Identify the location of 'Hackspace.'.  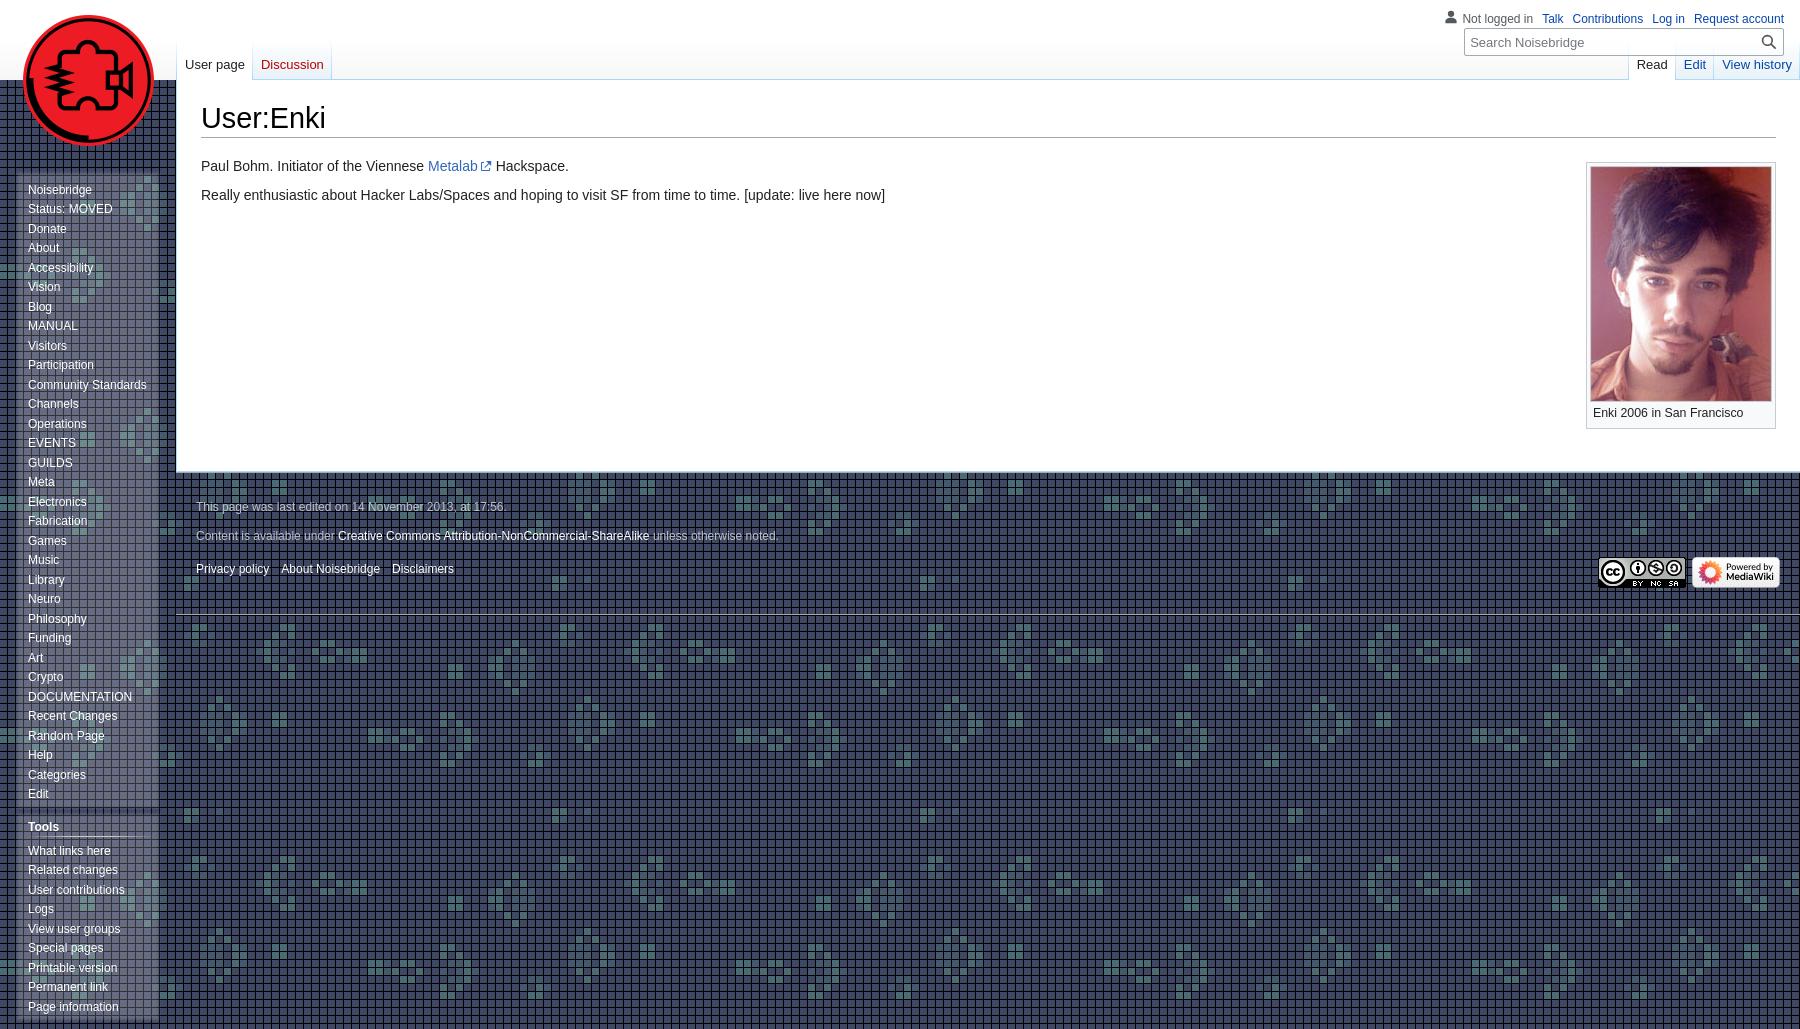
(528, 164).